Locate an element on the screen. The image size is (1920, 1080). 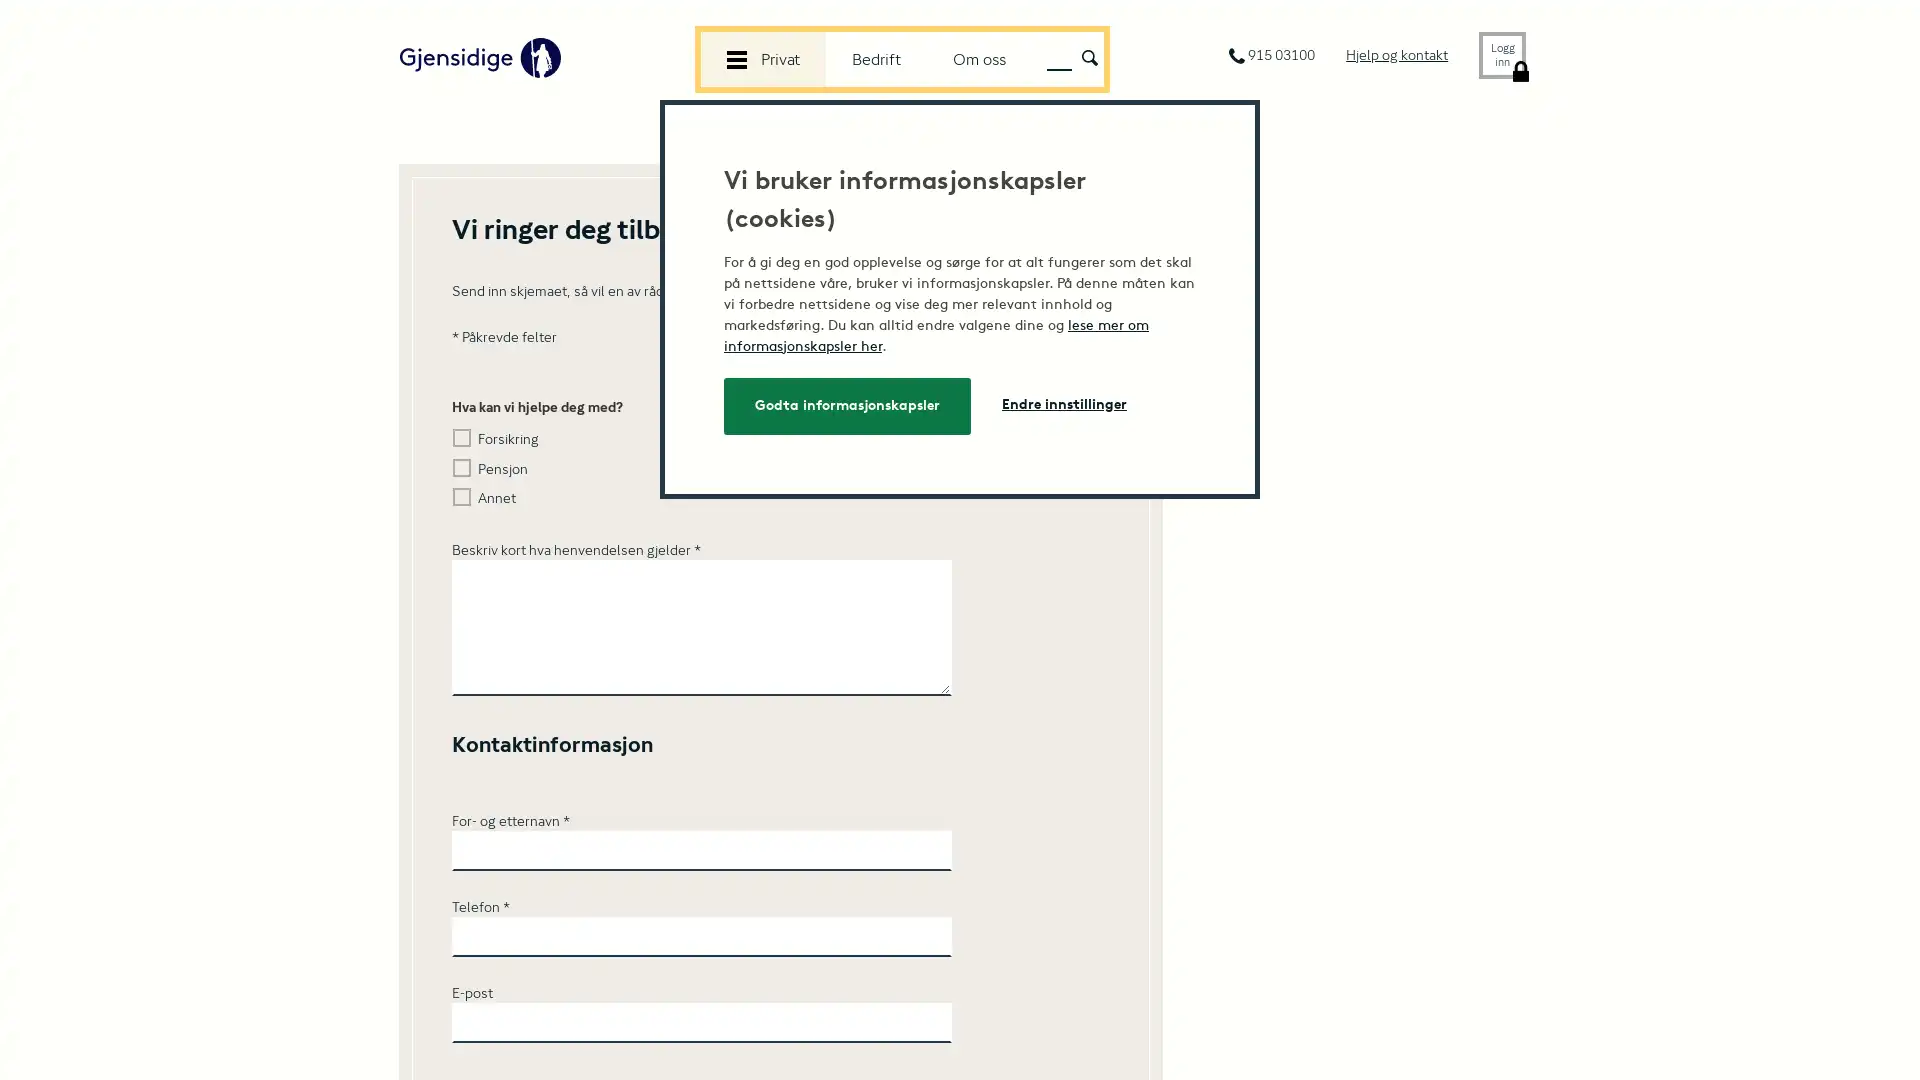
Skeknapp is located at coordinates (1088, 55).